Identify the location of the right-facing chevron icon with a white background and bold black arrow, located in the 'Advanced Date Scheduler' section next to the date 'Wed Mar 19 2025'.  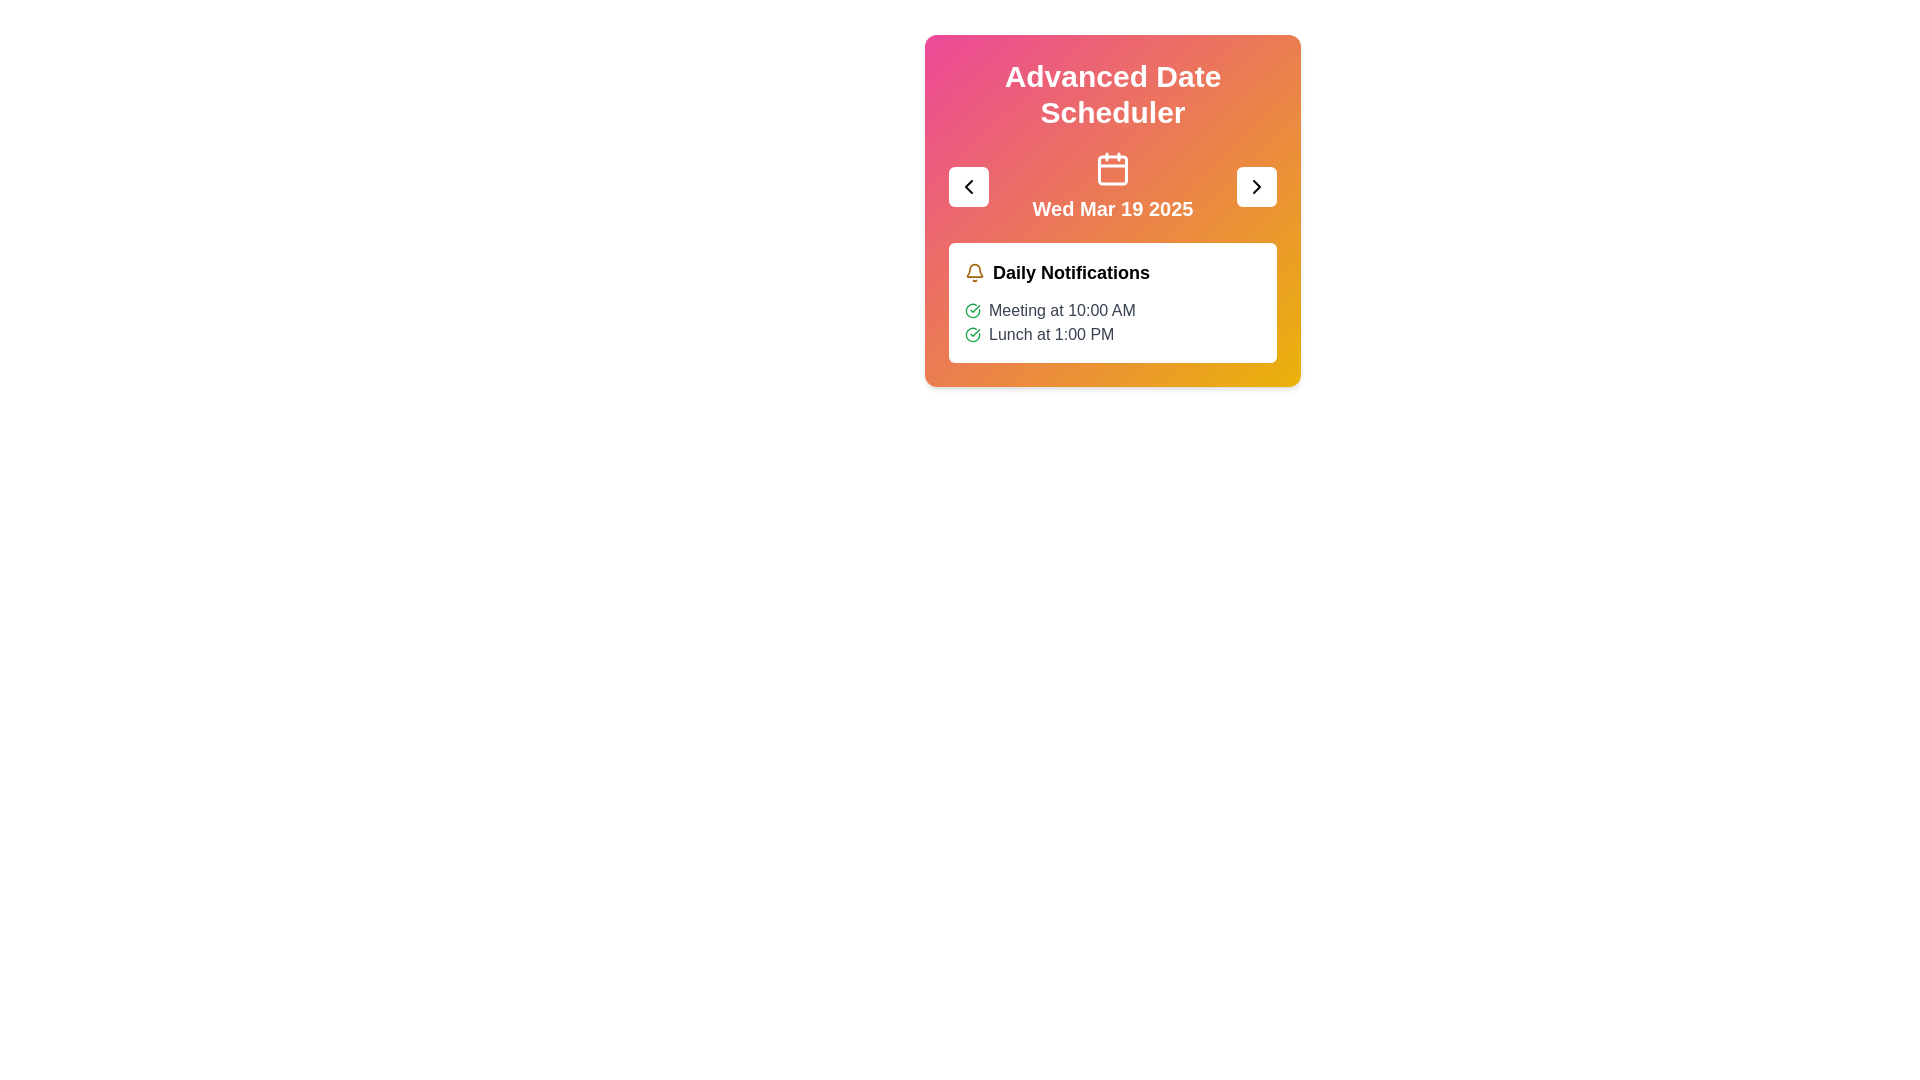
(1256, 186).